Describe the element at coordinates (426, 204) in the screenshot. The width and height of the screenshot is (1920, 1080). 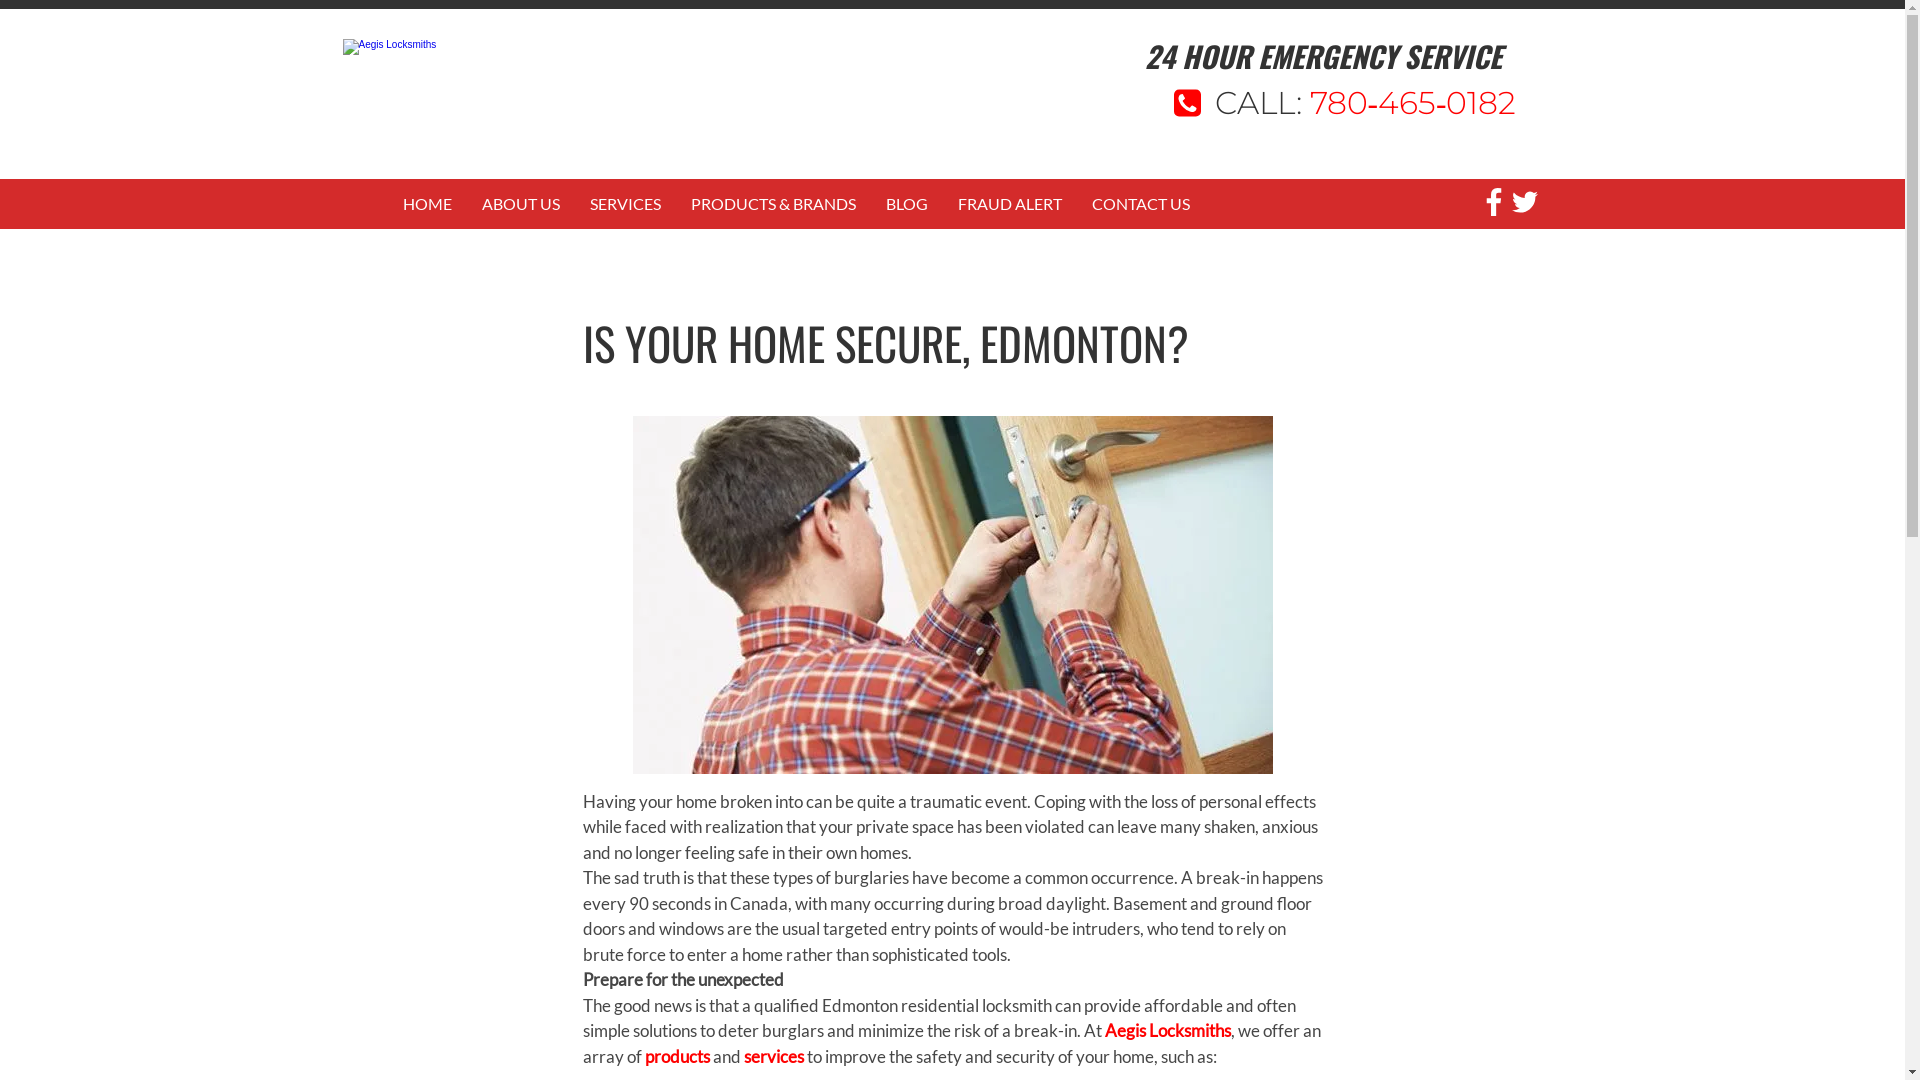
I see `'HOME'` at that location.